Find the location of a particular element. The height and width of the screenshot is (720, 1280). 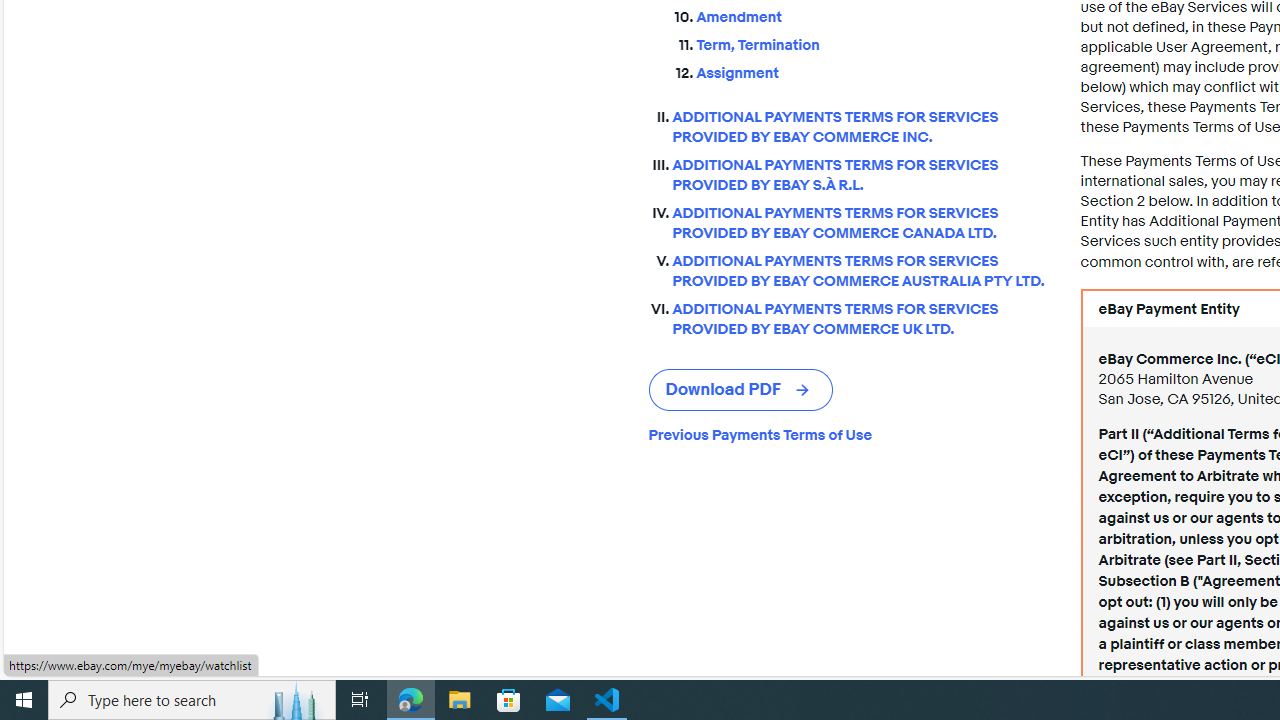

'Term, Termination' is located at coordinates (872, 41).